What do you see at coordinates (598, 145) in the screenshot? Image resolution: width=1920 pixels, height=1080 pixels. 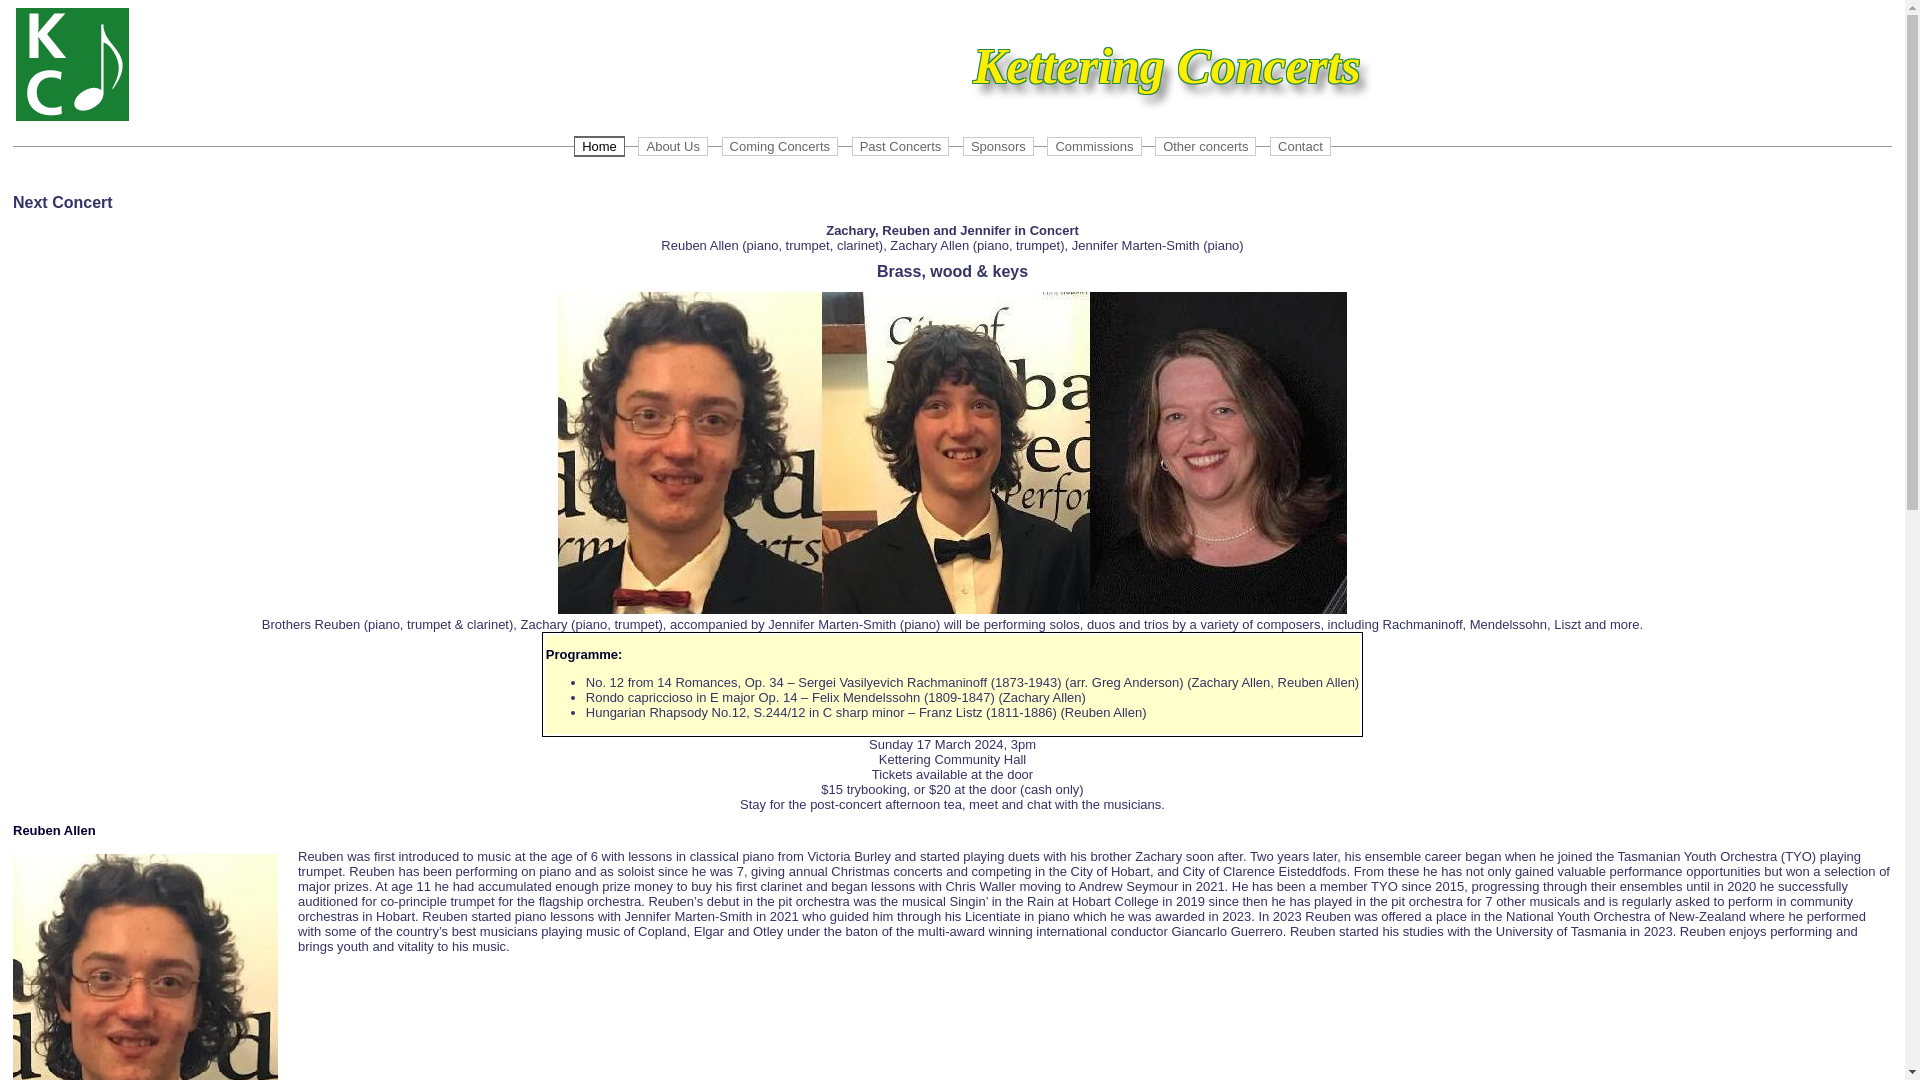 I see `'Home'` at bounding box center [598, 145].